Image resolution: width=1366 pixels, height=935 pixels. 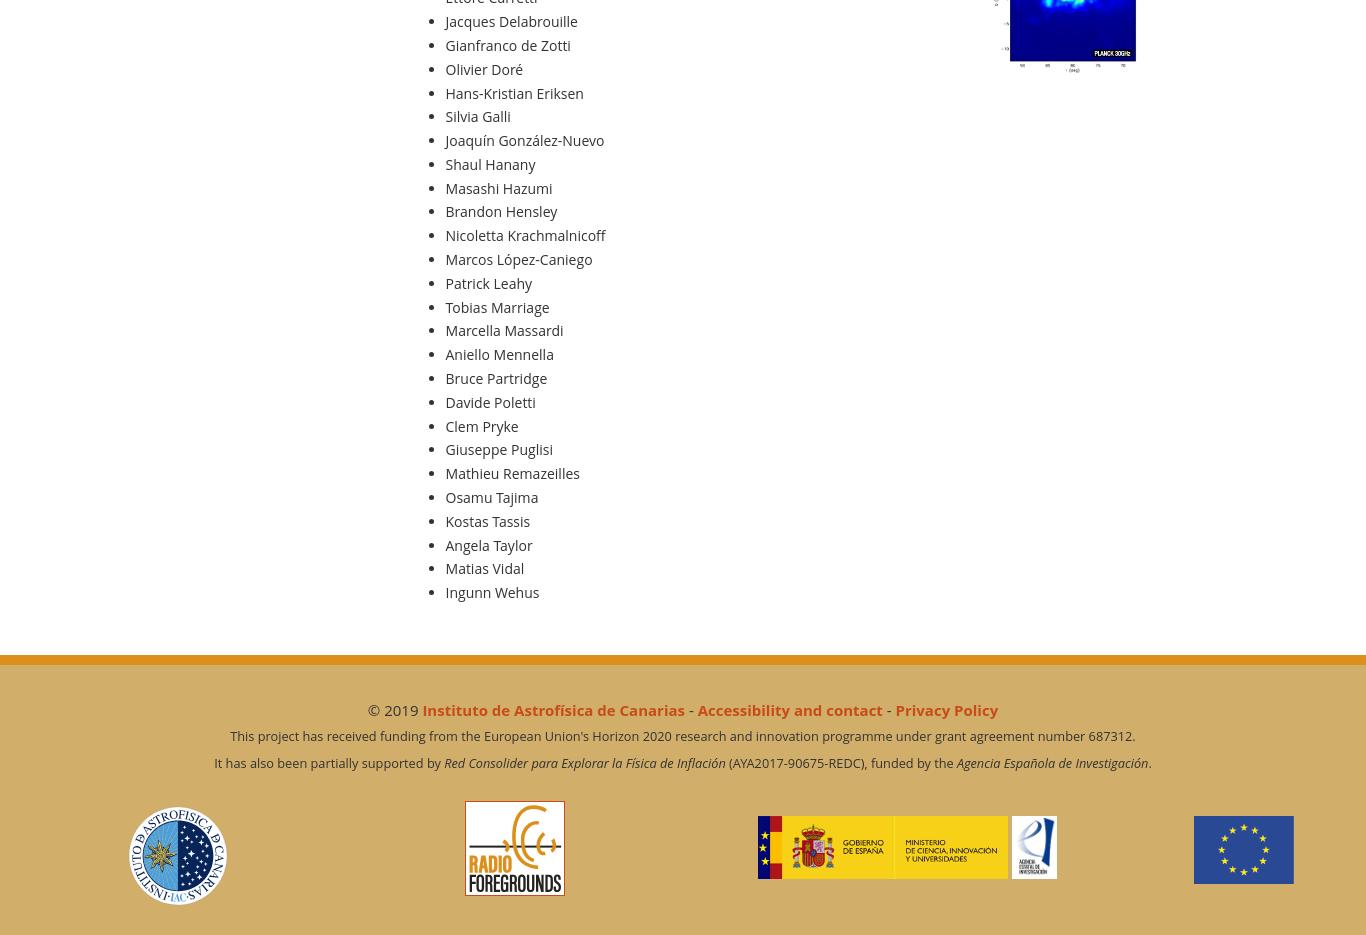 I want to click on 'Clem Pryke', so click(x=444, y=425).